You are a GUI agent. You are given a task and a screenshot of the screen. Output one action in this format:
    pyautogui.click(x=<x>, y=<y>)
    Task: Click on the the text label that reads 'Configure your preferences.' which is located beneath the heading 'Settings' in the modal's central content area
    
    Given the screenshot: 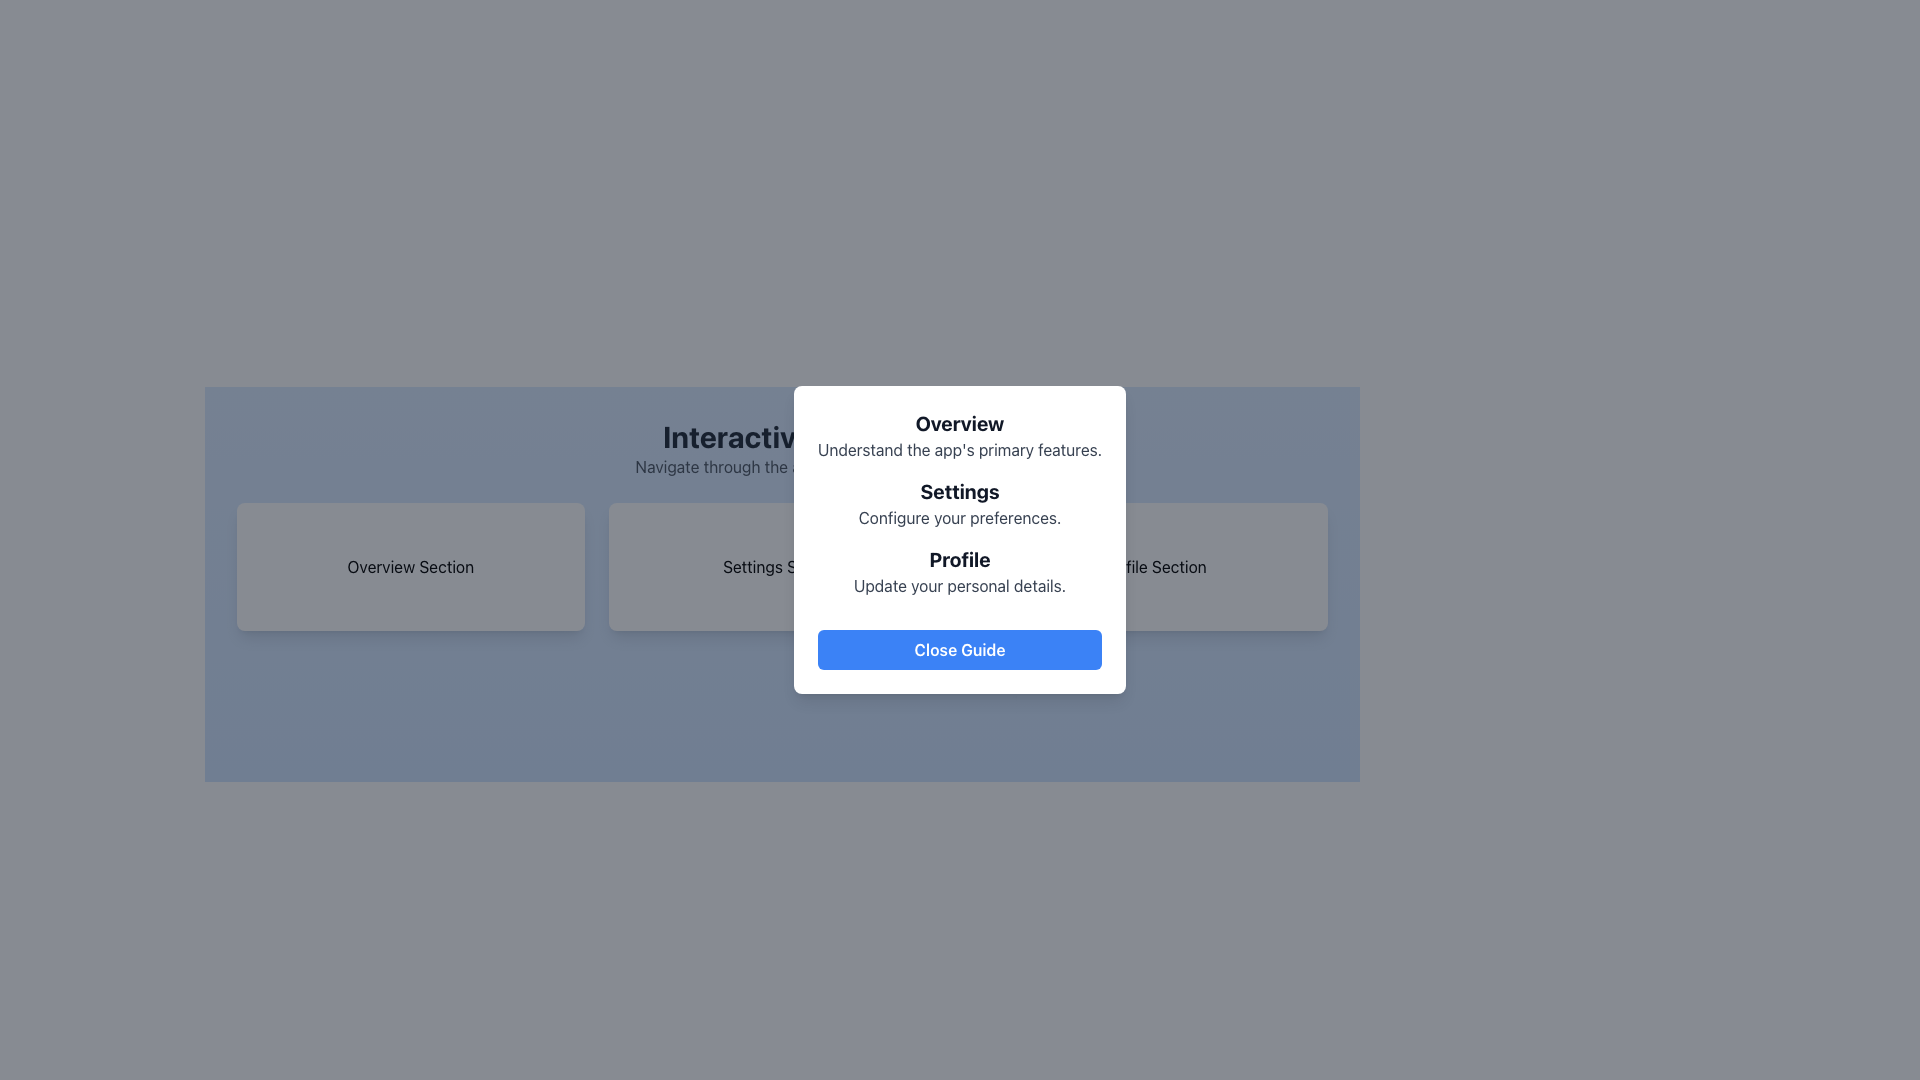 What is the action you would take?
    pyautogui.click(x=960, y=516)
    